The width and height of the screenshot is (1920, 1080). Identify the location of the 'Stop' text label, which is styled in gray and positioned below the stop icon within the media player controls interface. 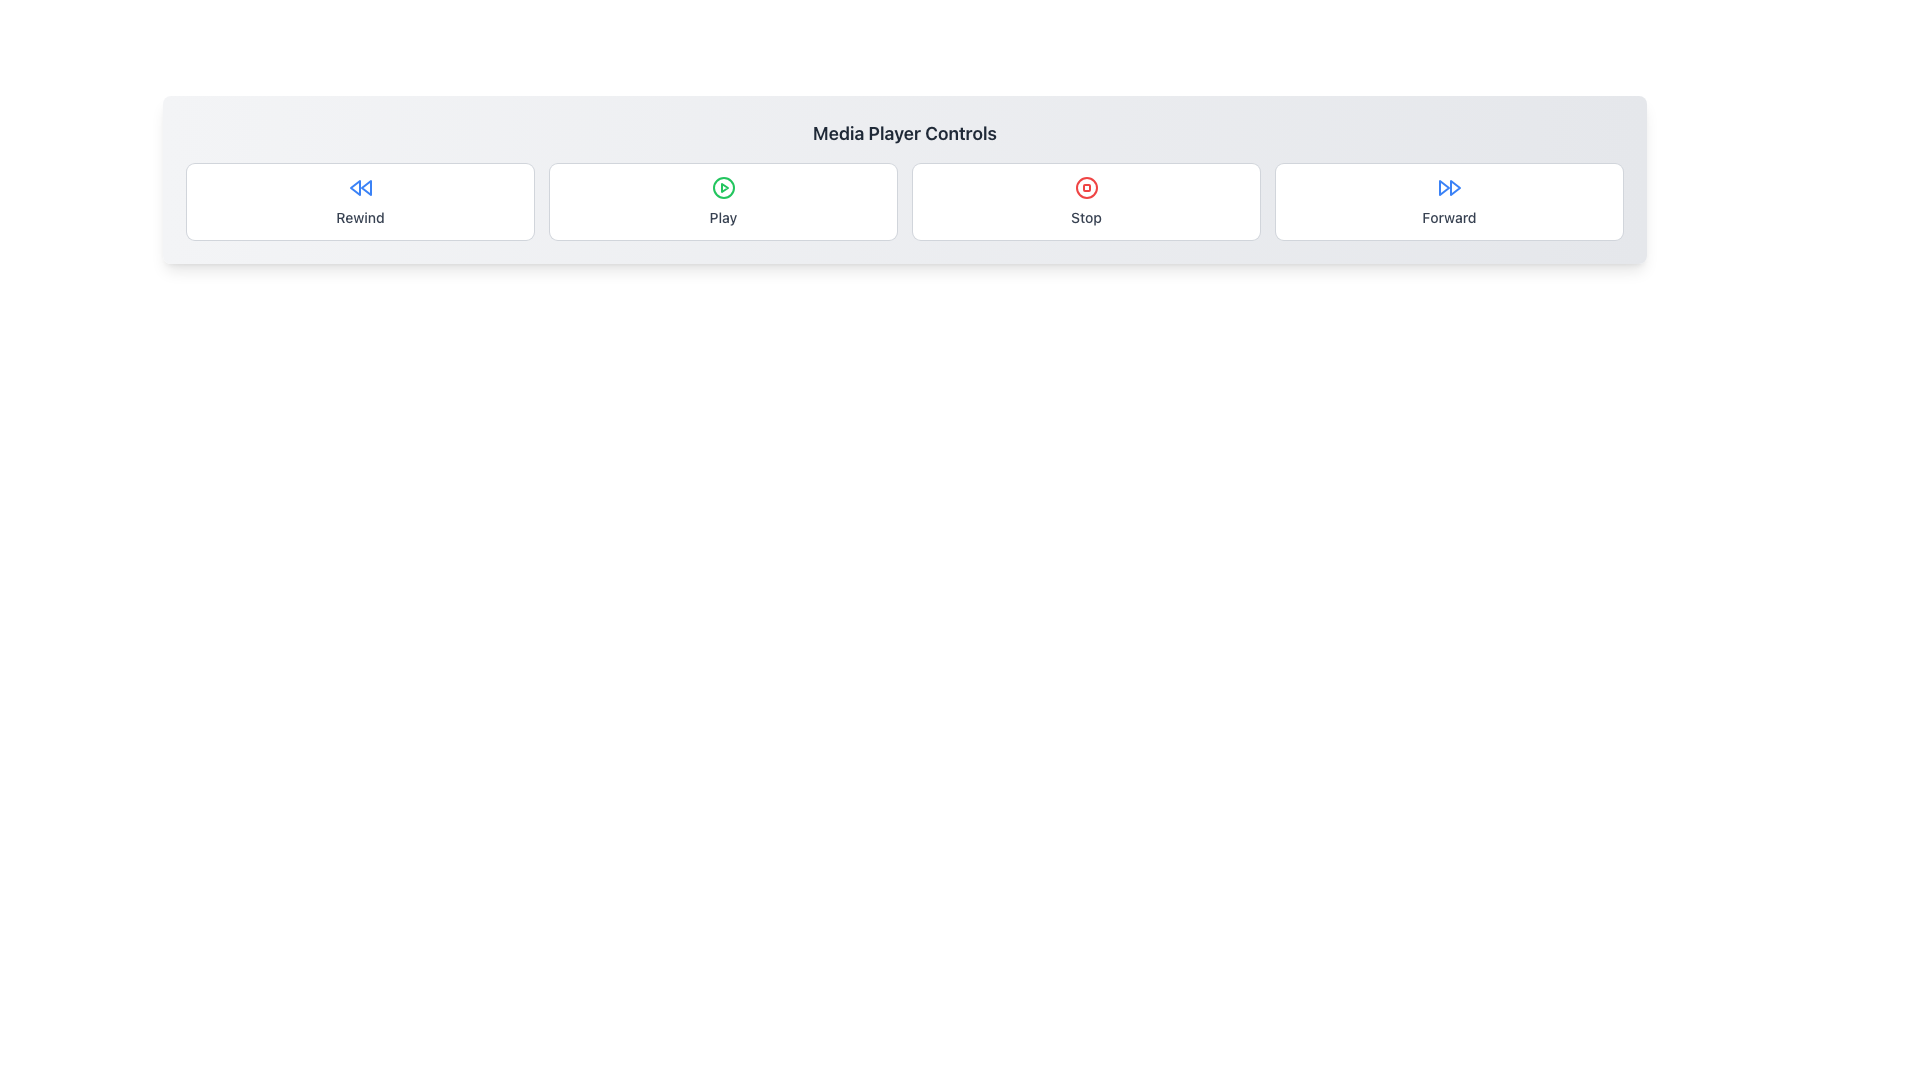
(1085, 218).